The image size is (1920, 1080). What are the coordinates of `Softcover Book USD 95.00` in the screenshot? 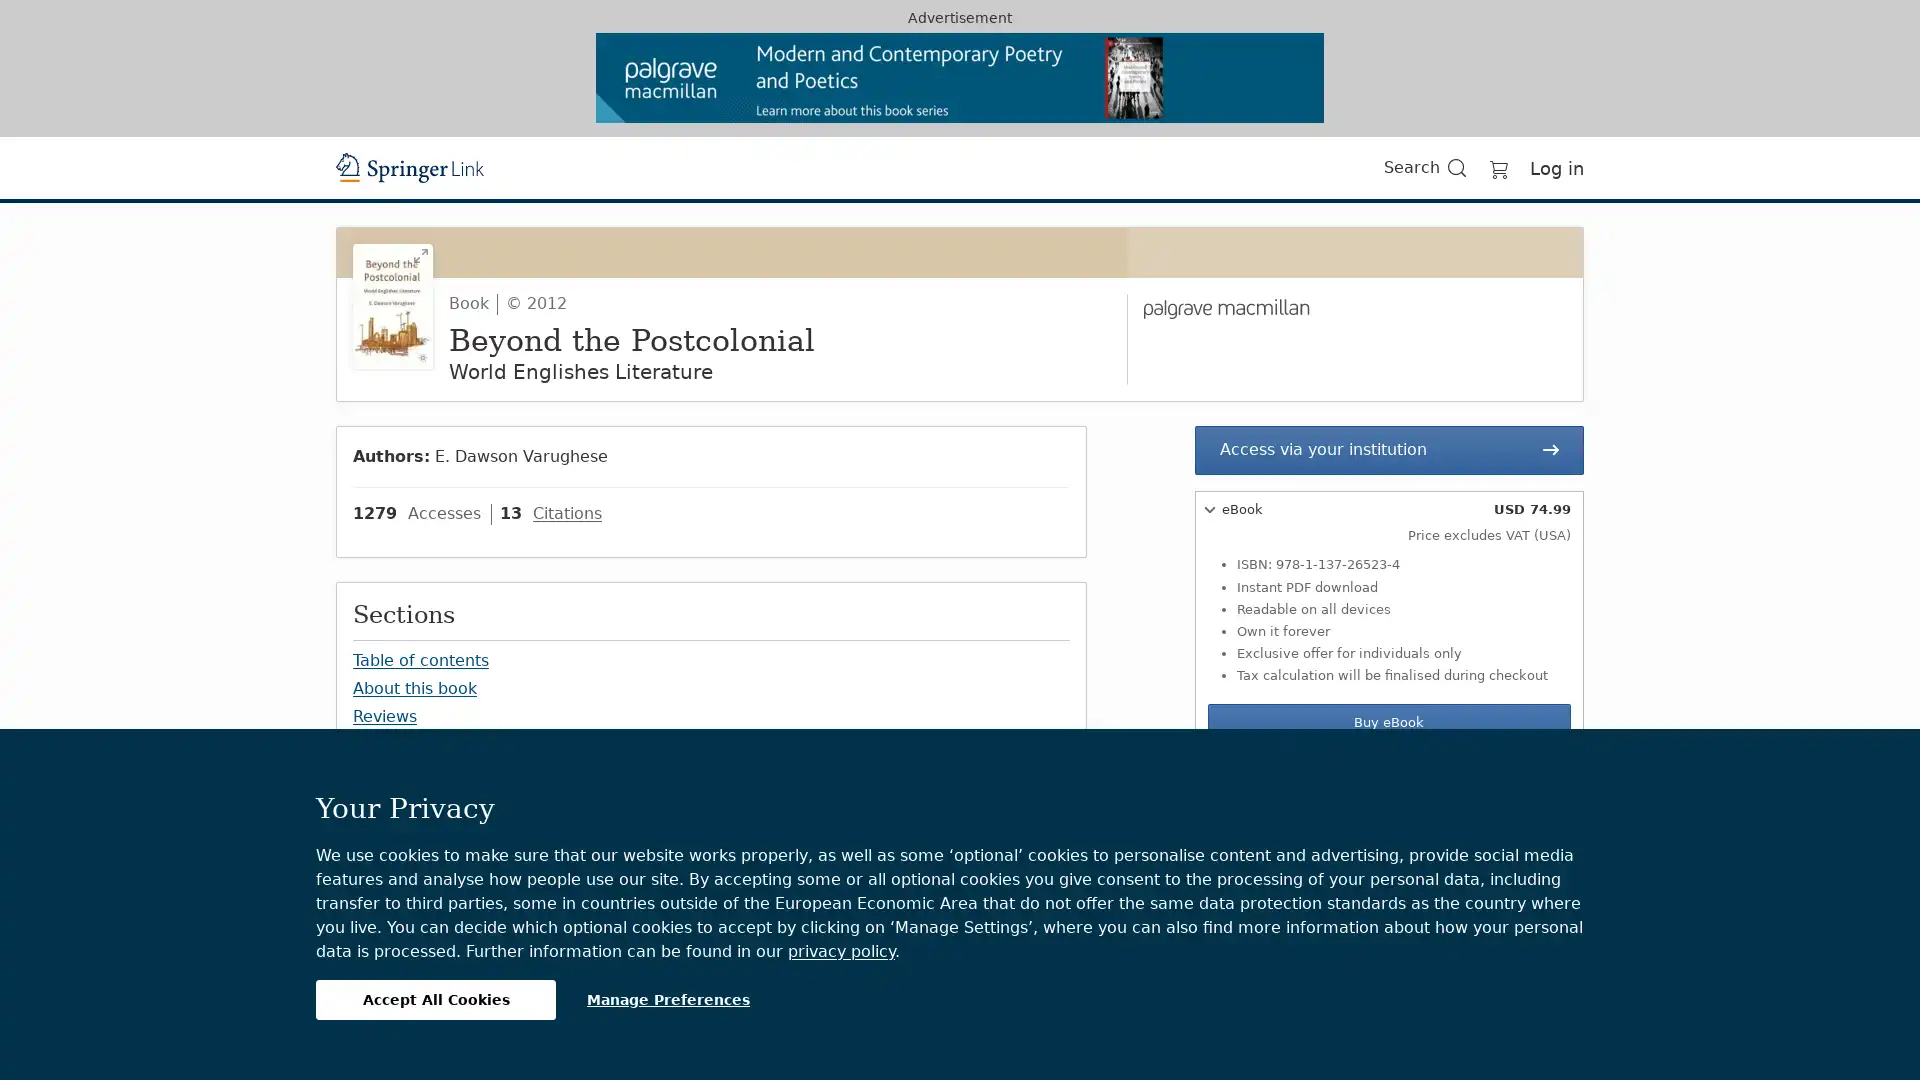 It's located at (1387, 770).